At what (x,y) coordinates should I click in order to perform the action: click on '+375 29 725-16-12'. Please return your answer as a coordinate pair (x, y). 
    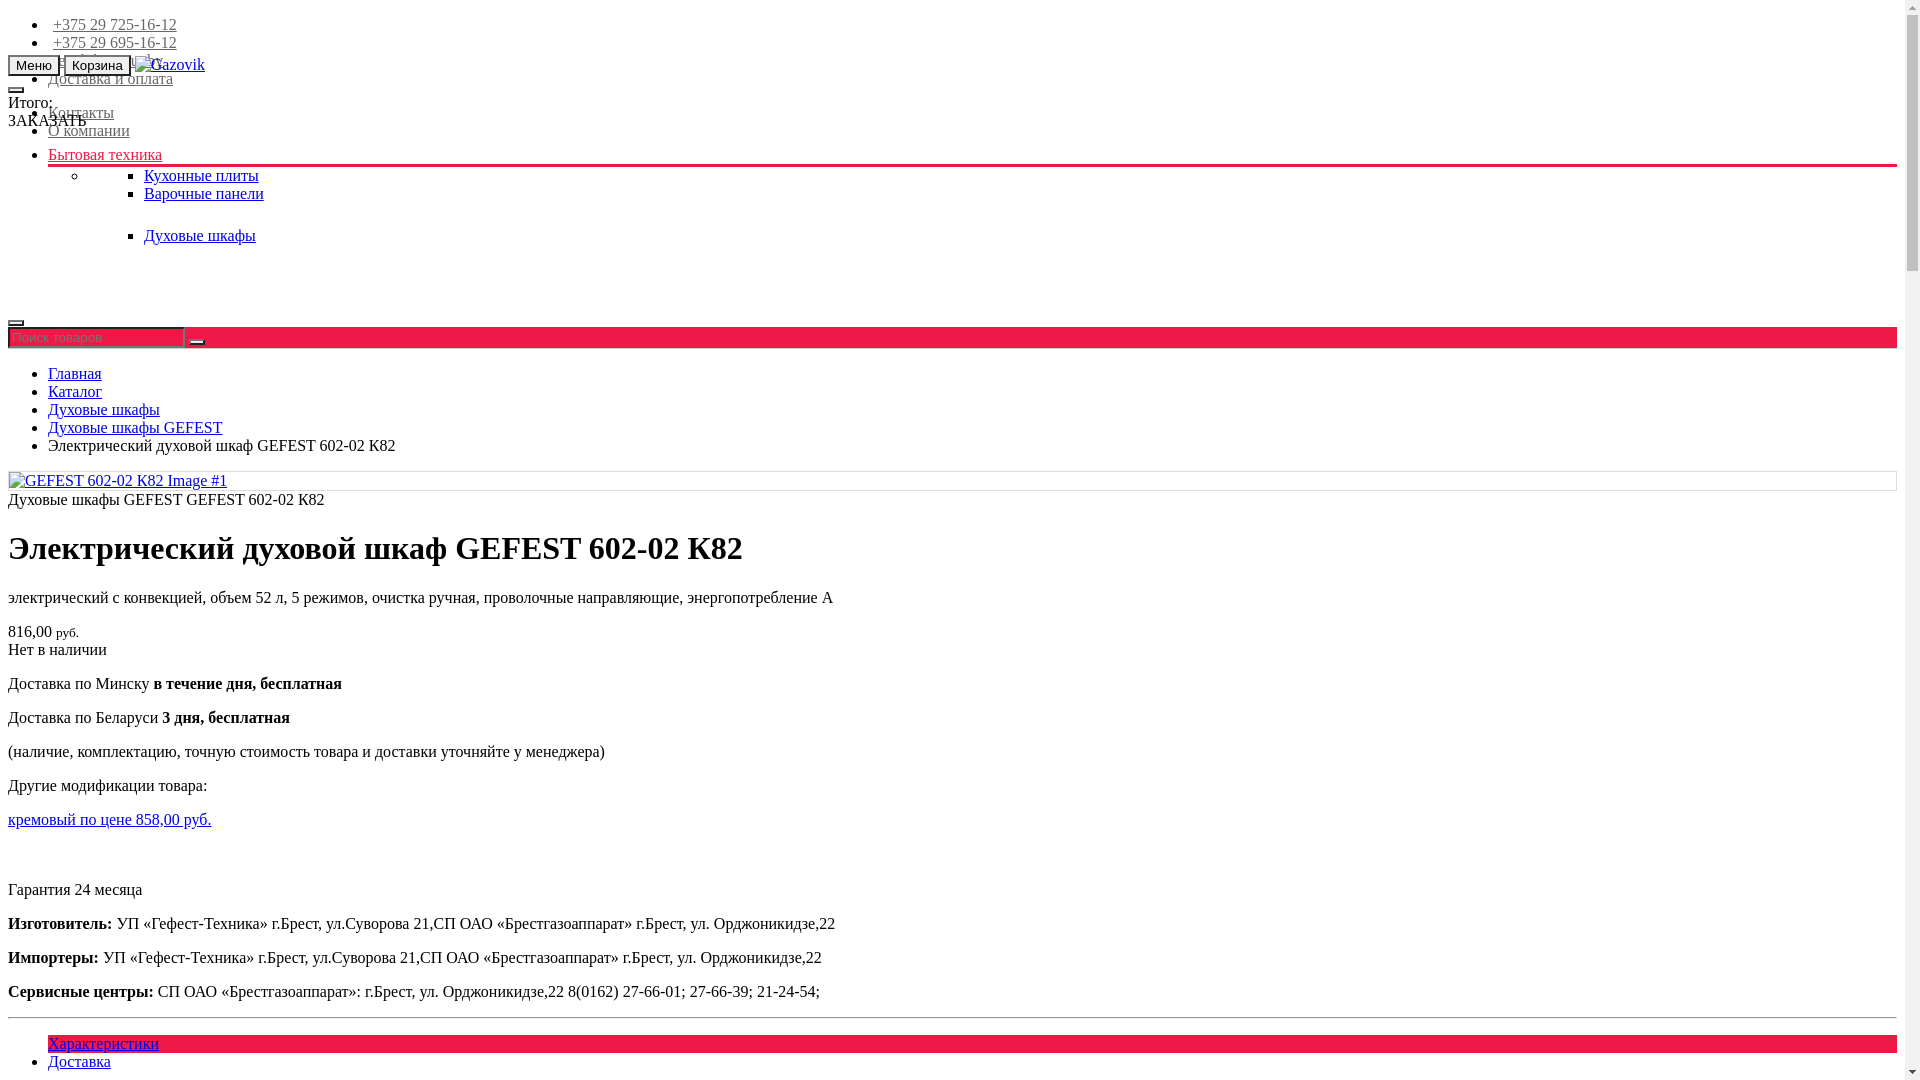
    Looking at the image, I should click on (111, 24).